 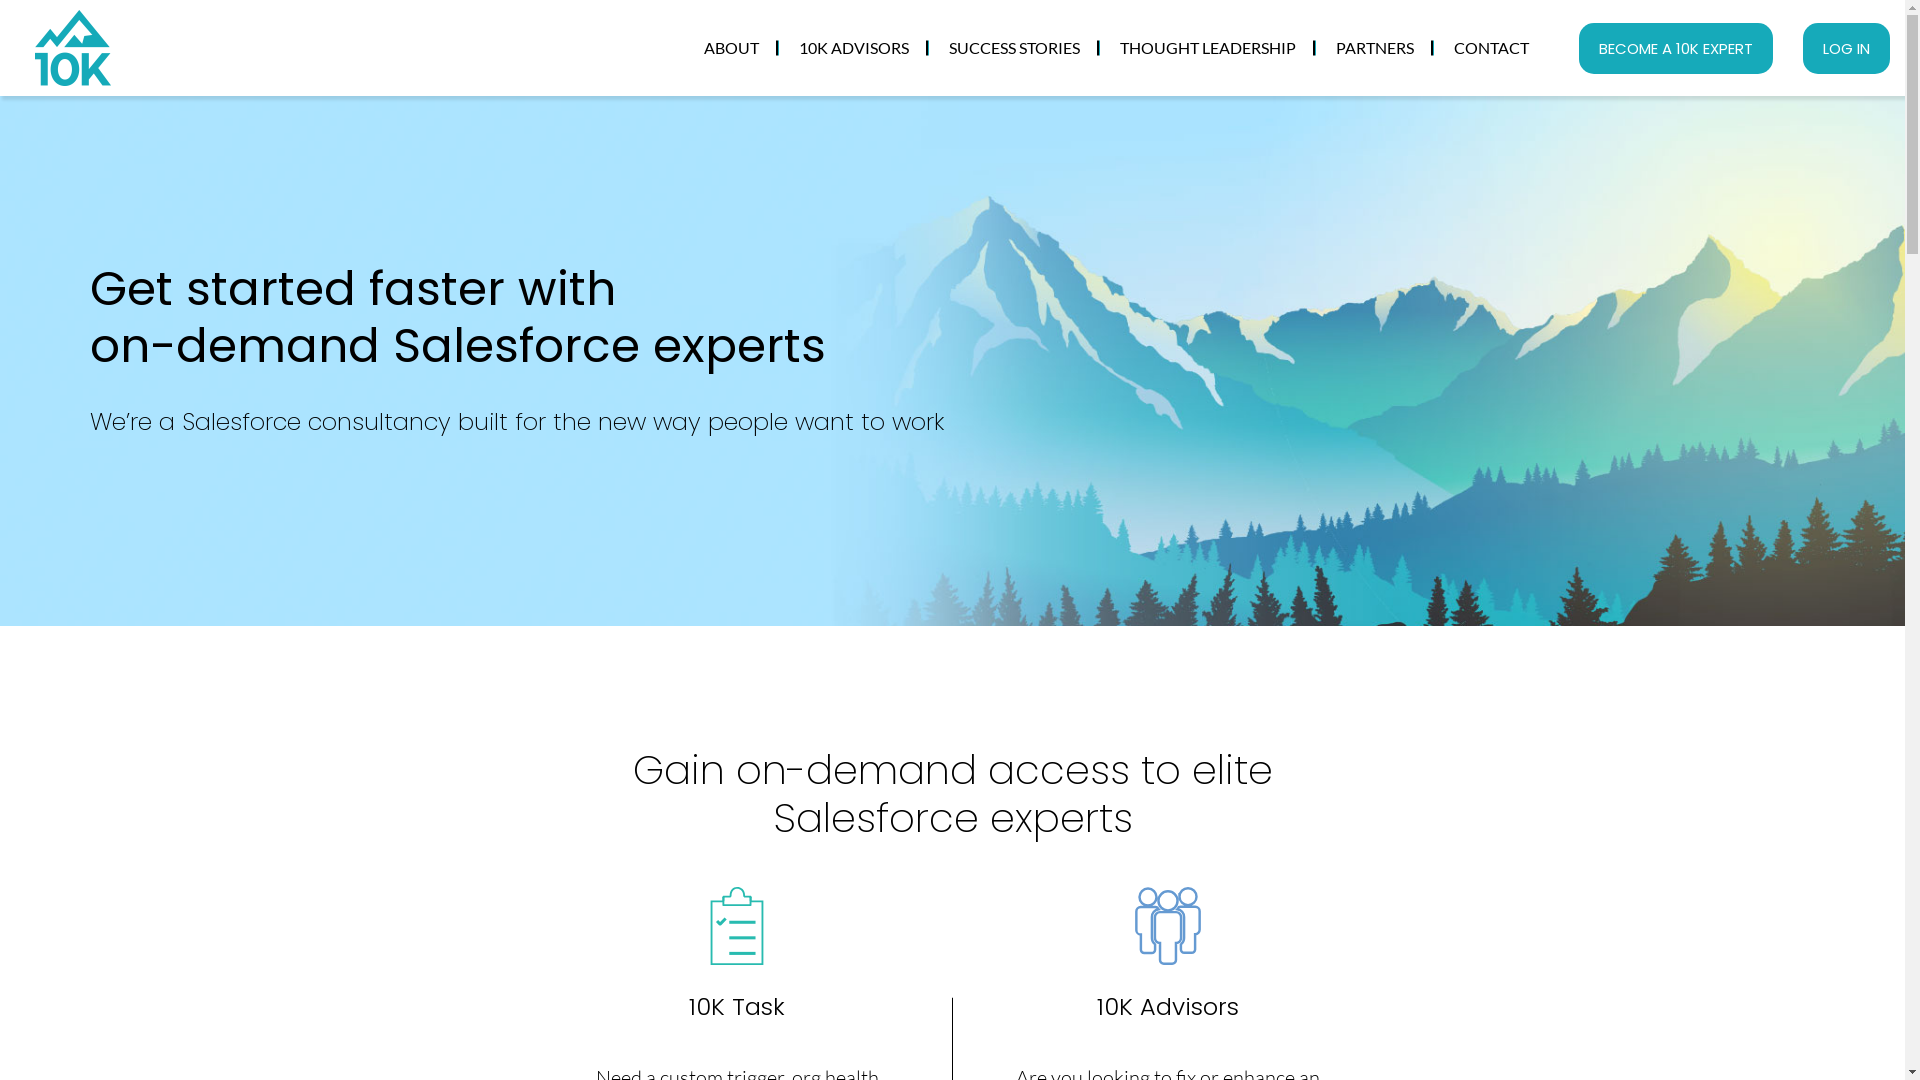 I want to click on 'CONTACT', so click(x=1491, y=46).